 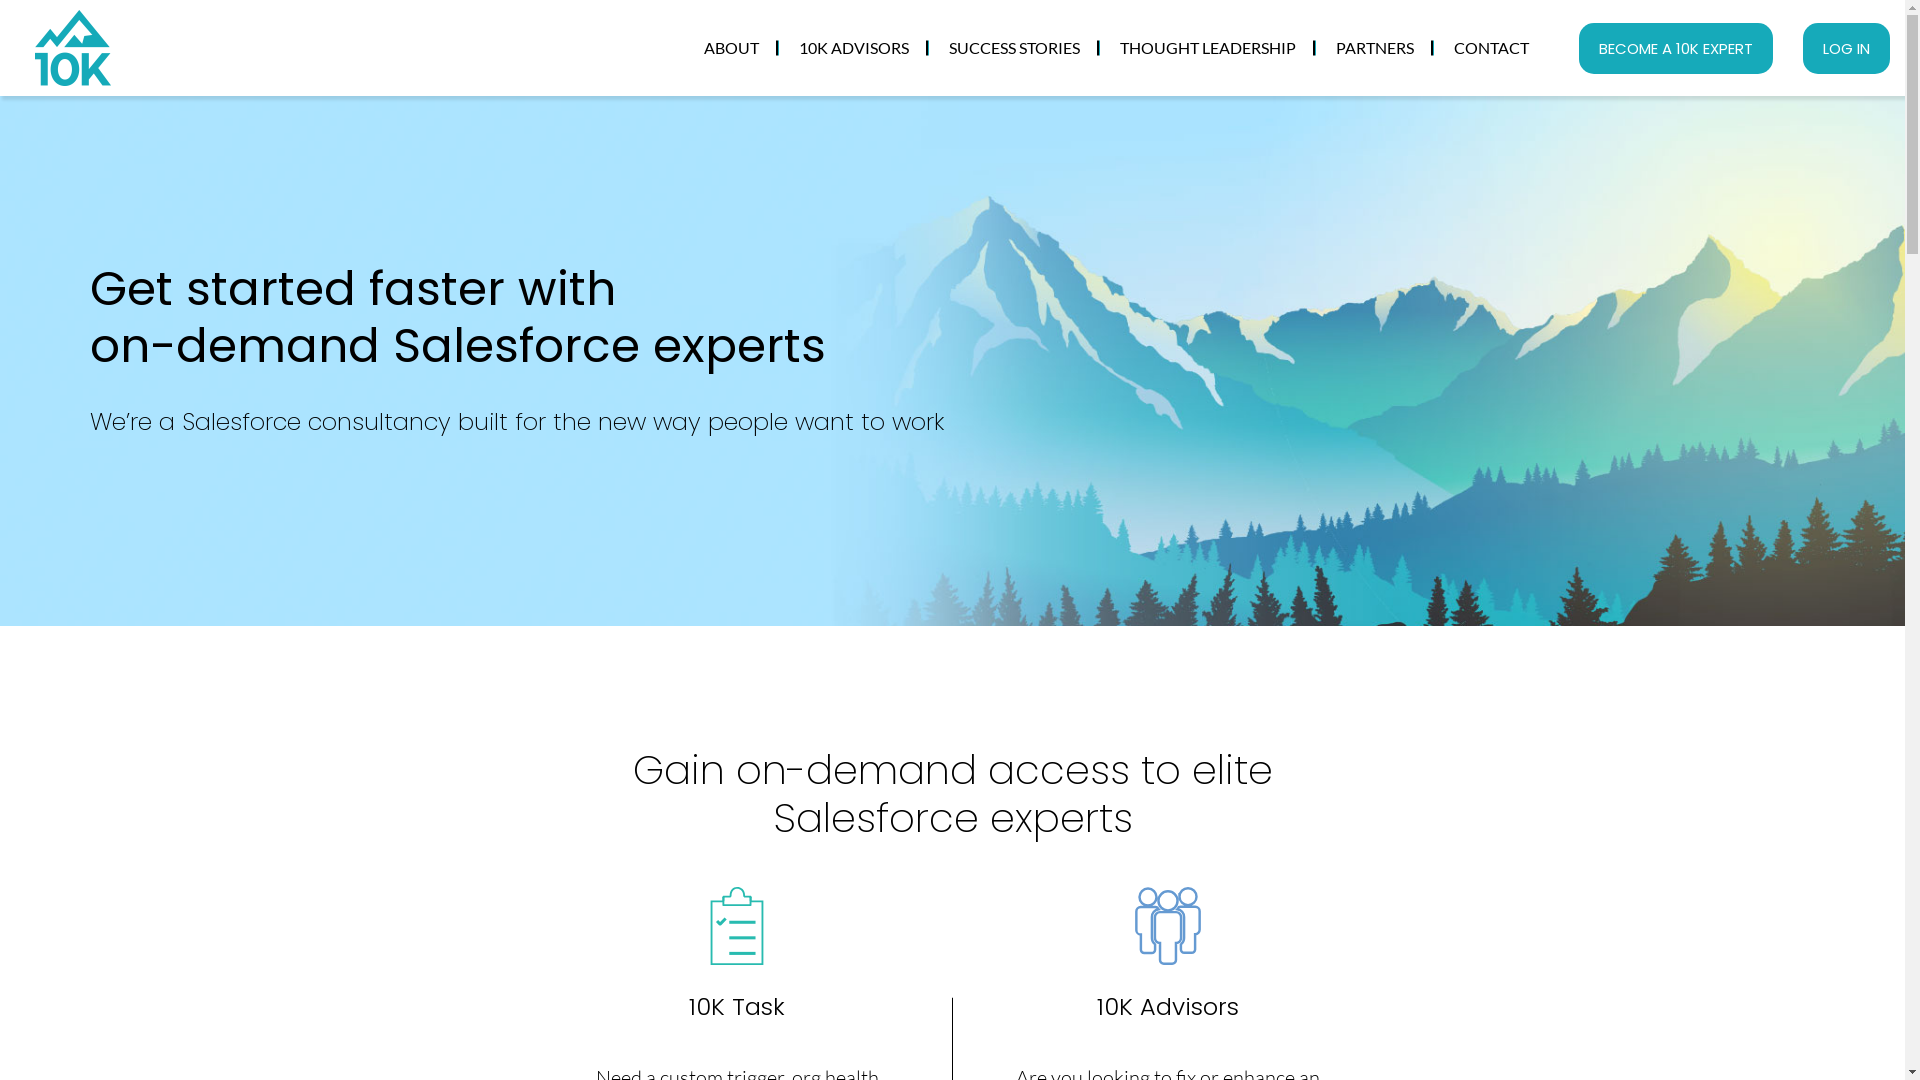 I want to click on 'CONTACT', so click(x=1491, y=46).